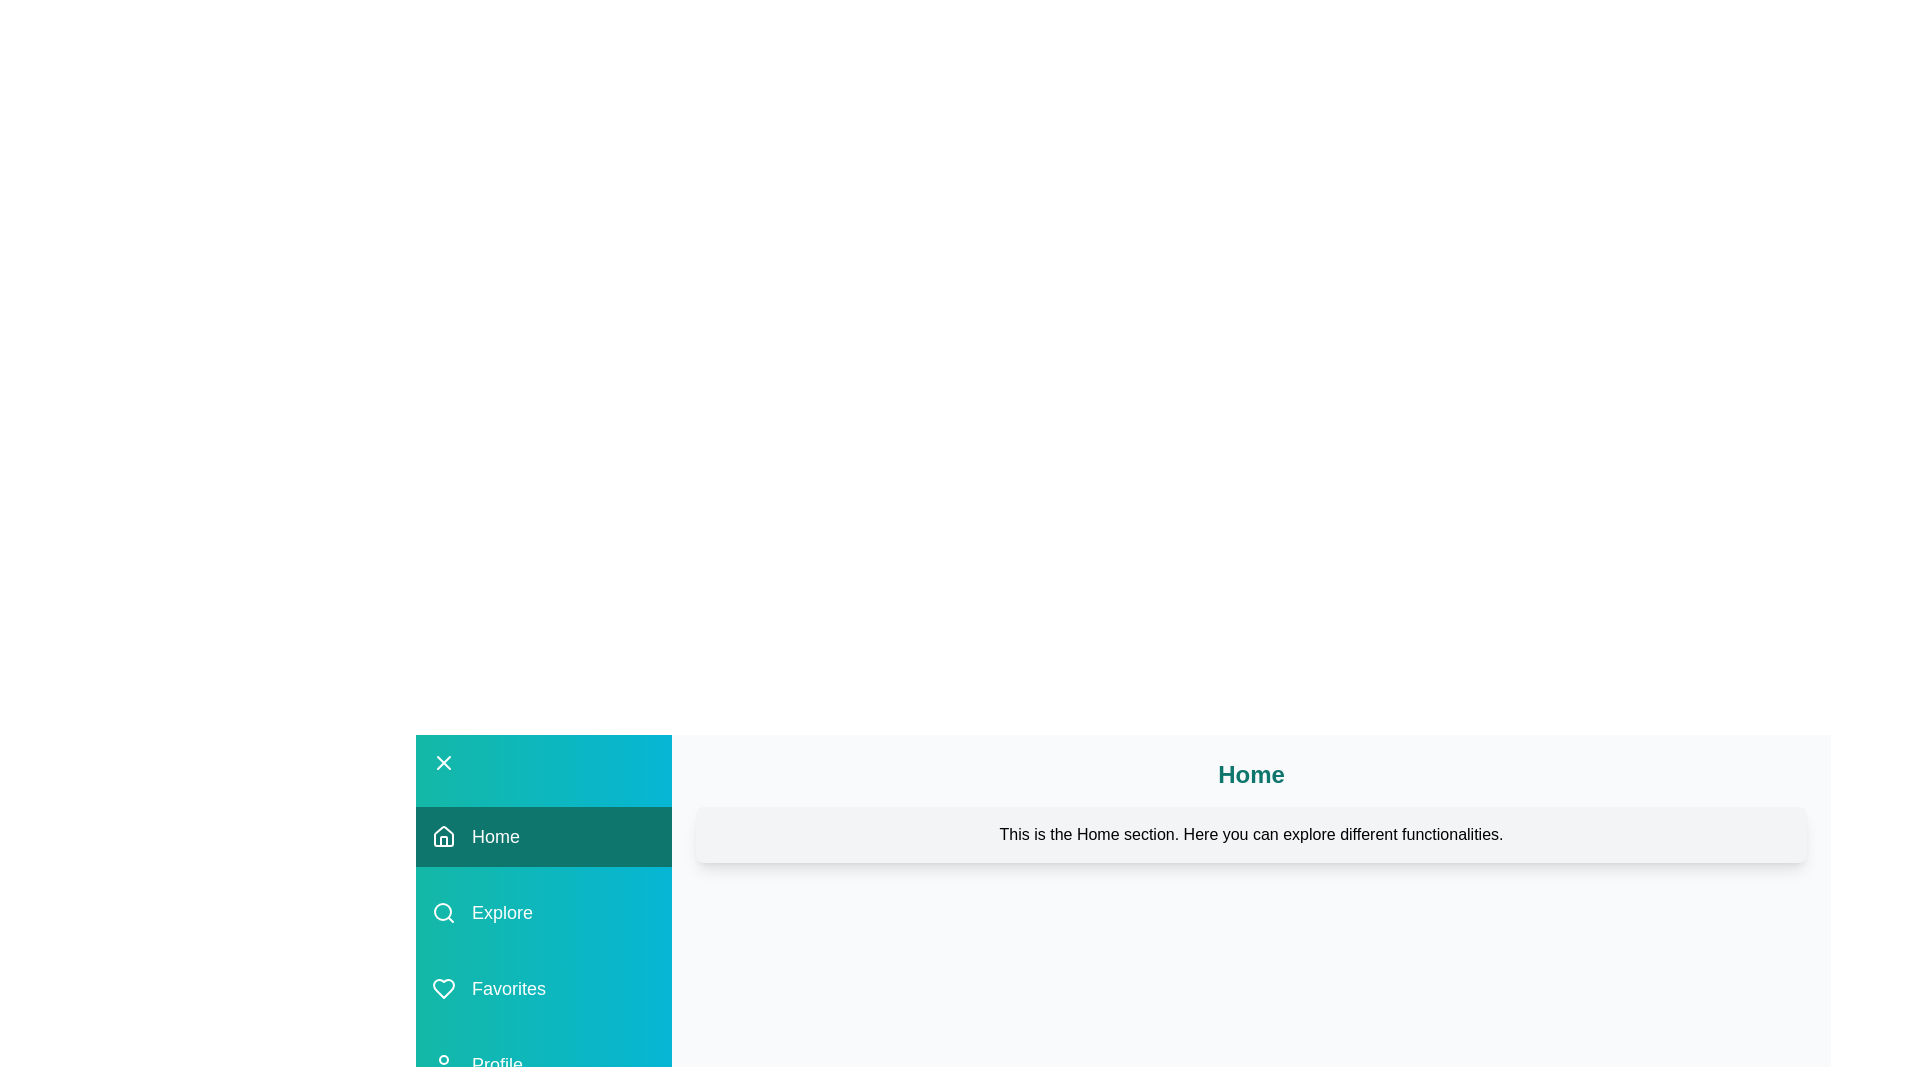 This screenshot has width=1920, height=1080. I want to click on the toggle button to close the drawer, so click(543, 763).